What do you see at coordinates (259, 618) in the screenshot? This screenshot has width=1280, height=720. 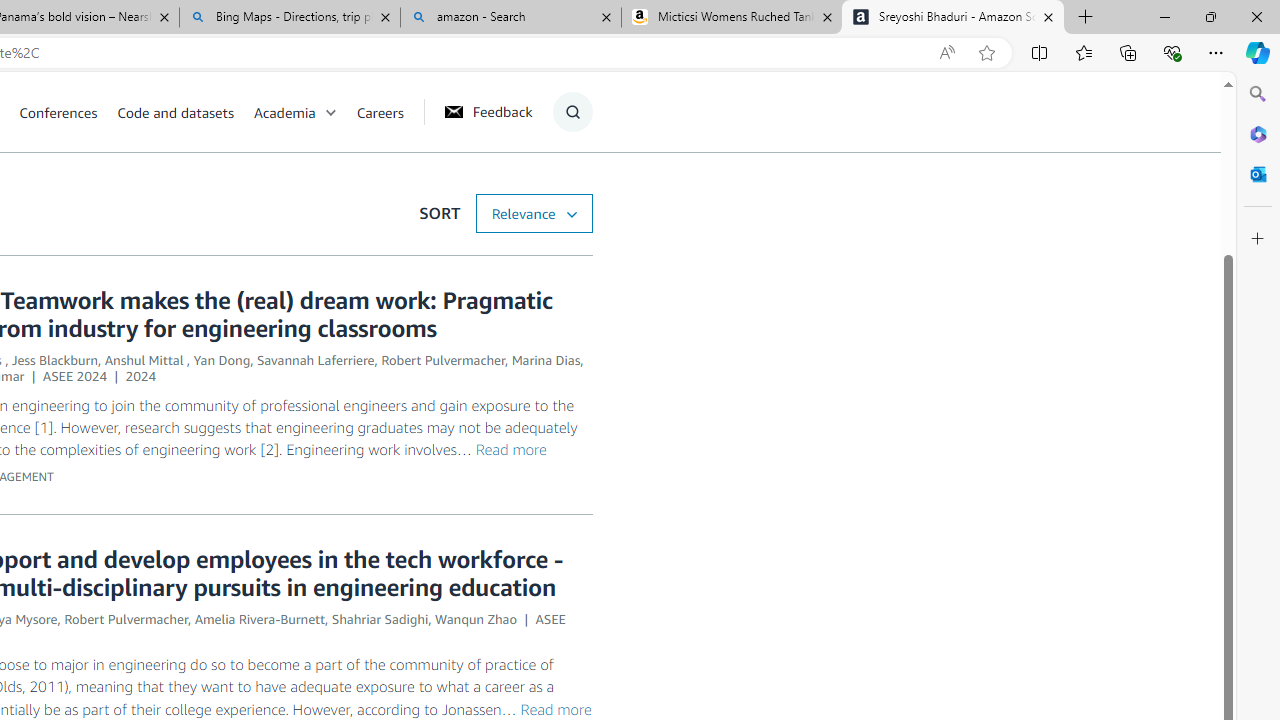 I see `'Amelia Rivera-Burnett'` at bounding box center [259, 618].